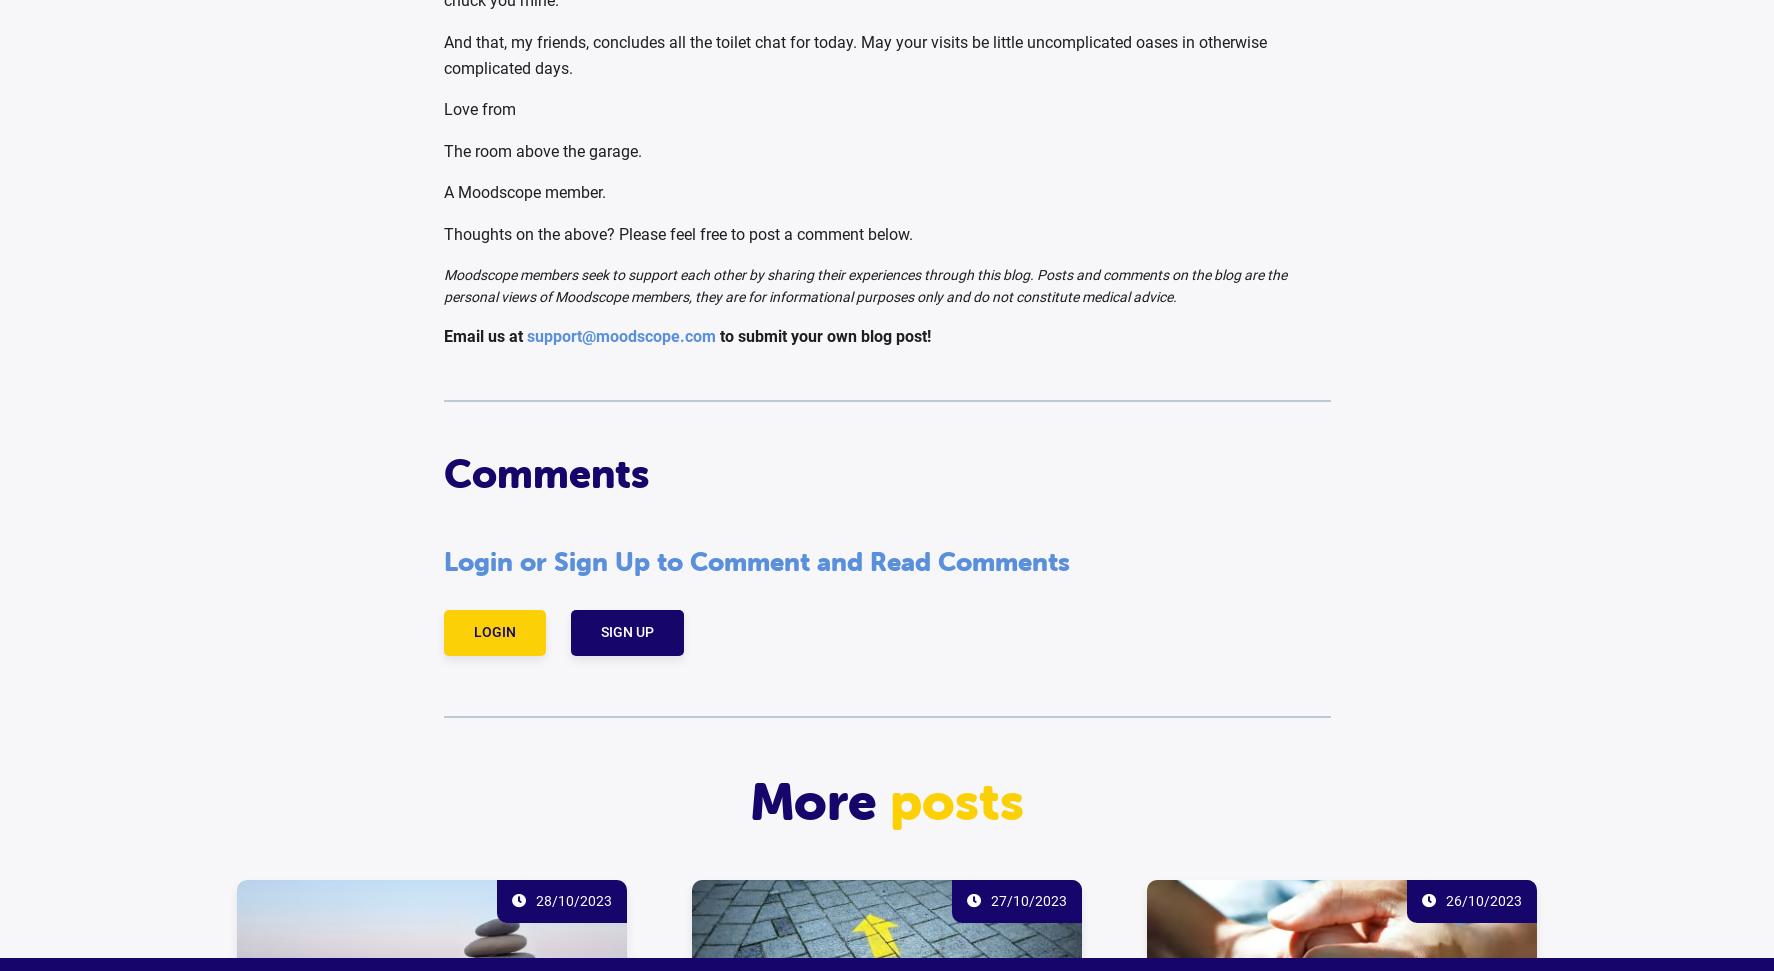 This screenshot has height=971, width=1774. I want to click on 'Comments', so click(544, 473).